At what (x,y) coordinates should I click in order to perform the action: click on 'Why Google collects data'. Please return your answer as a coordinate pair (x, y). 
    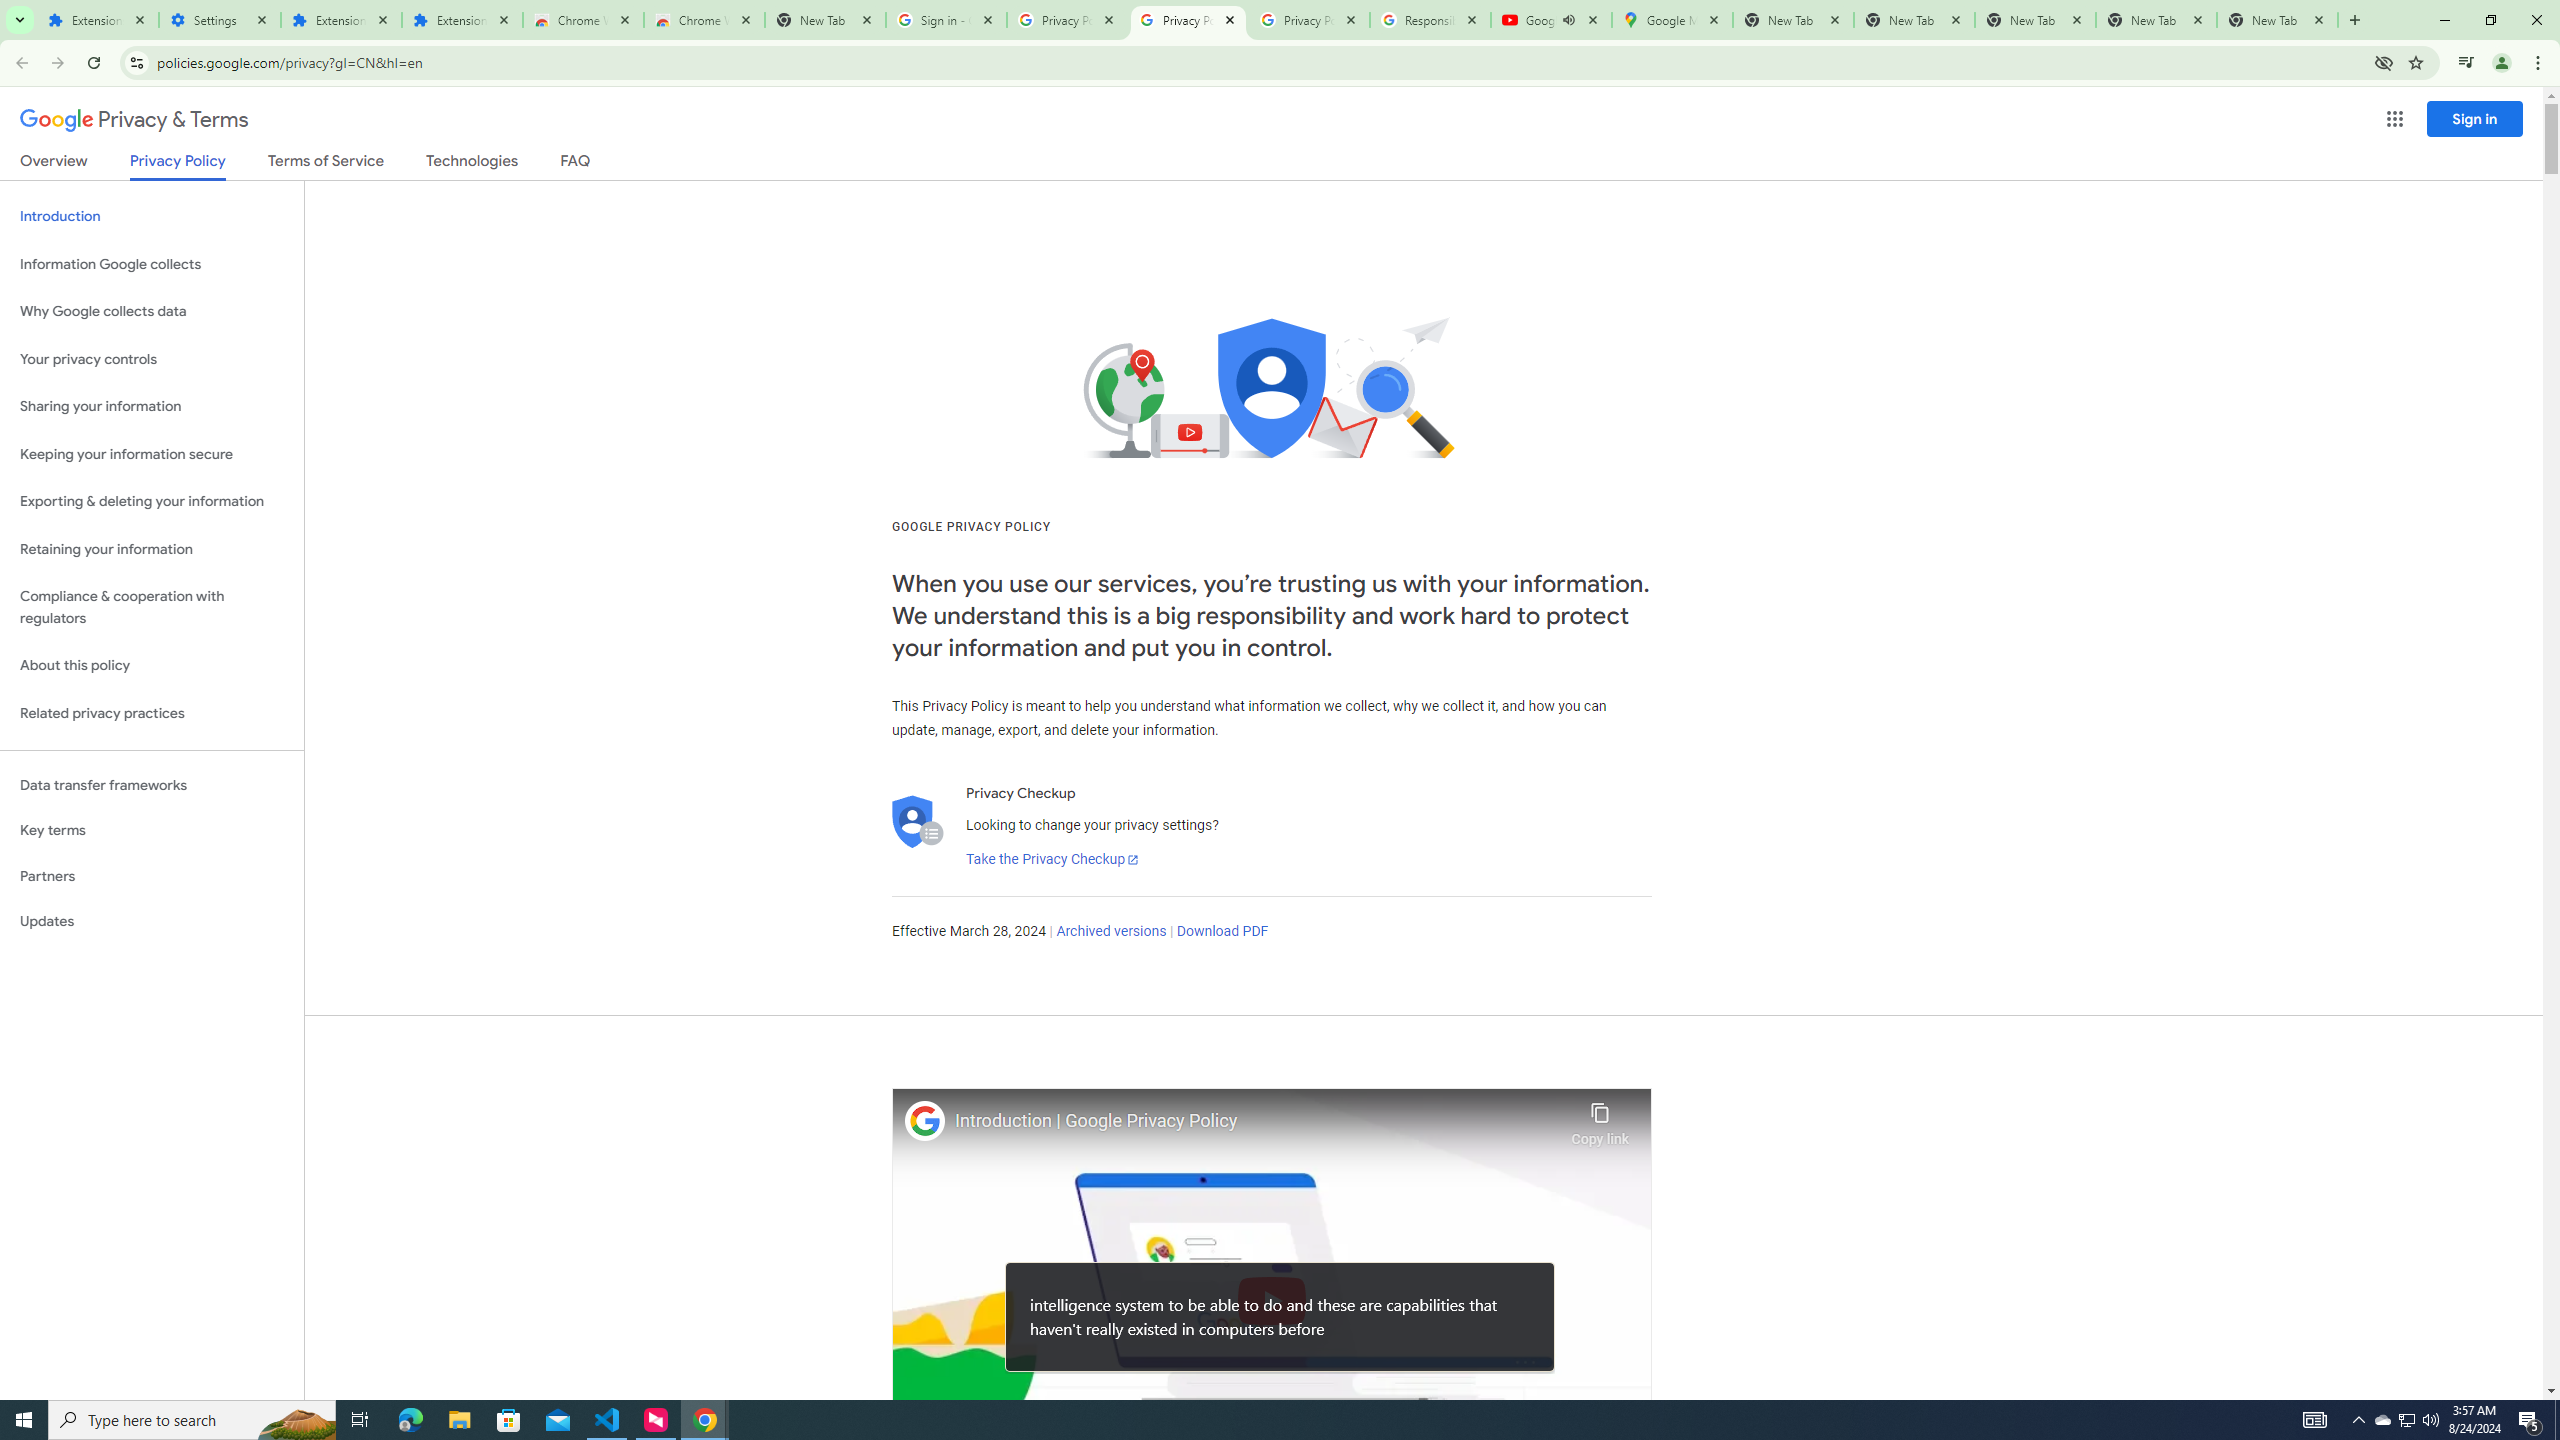
    Looking at the image, I should click on (151, 310).